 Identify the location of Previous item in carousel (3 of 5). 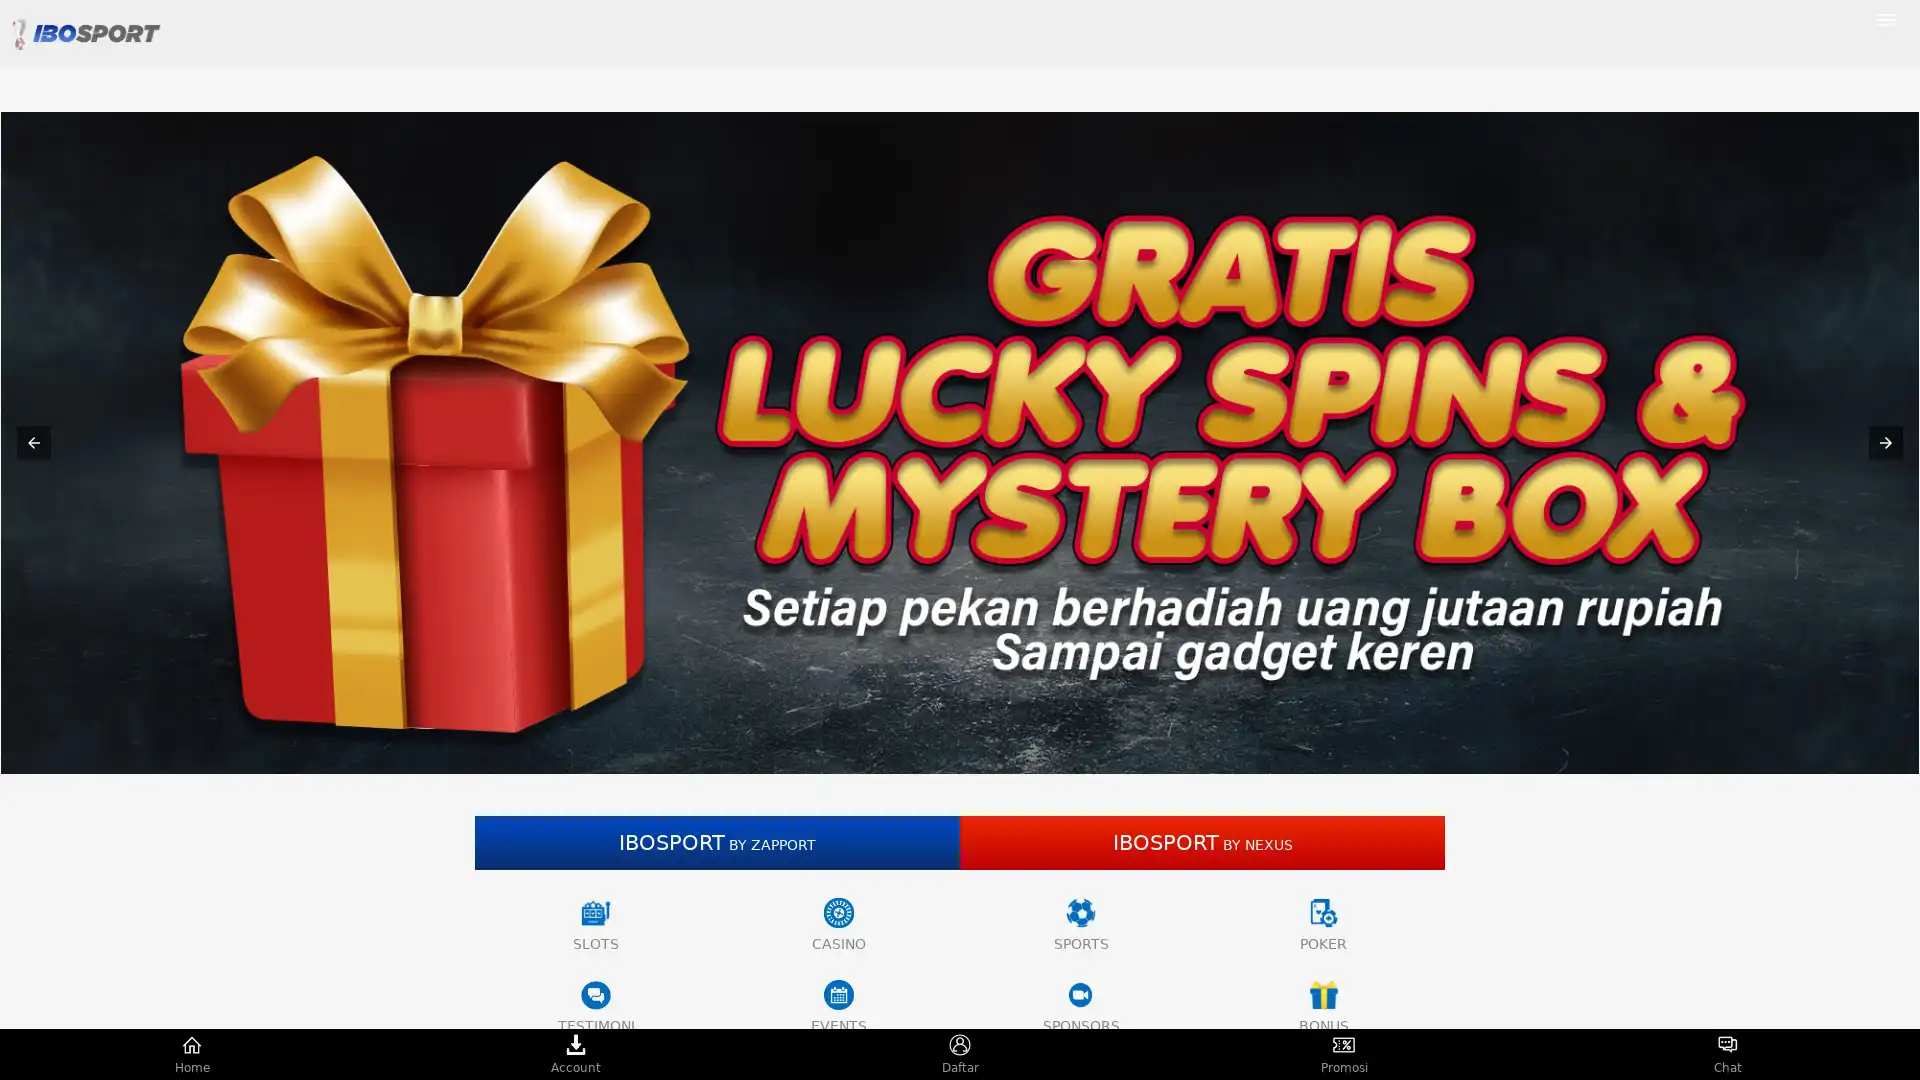
(33, 442).